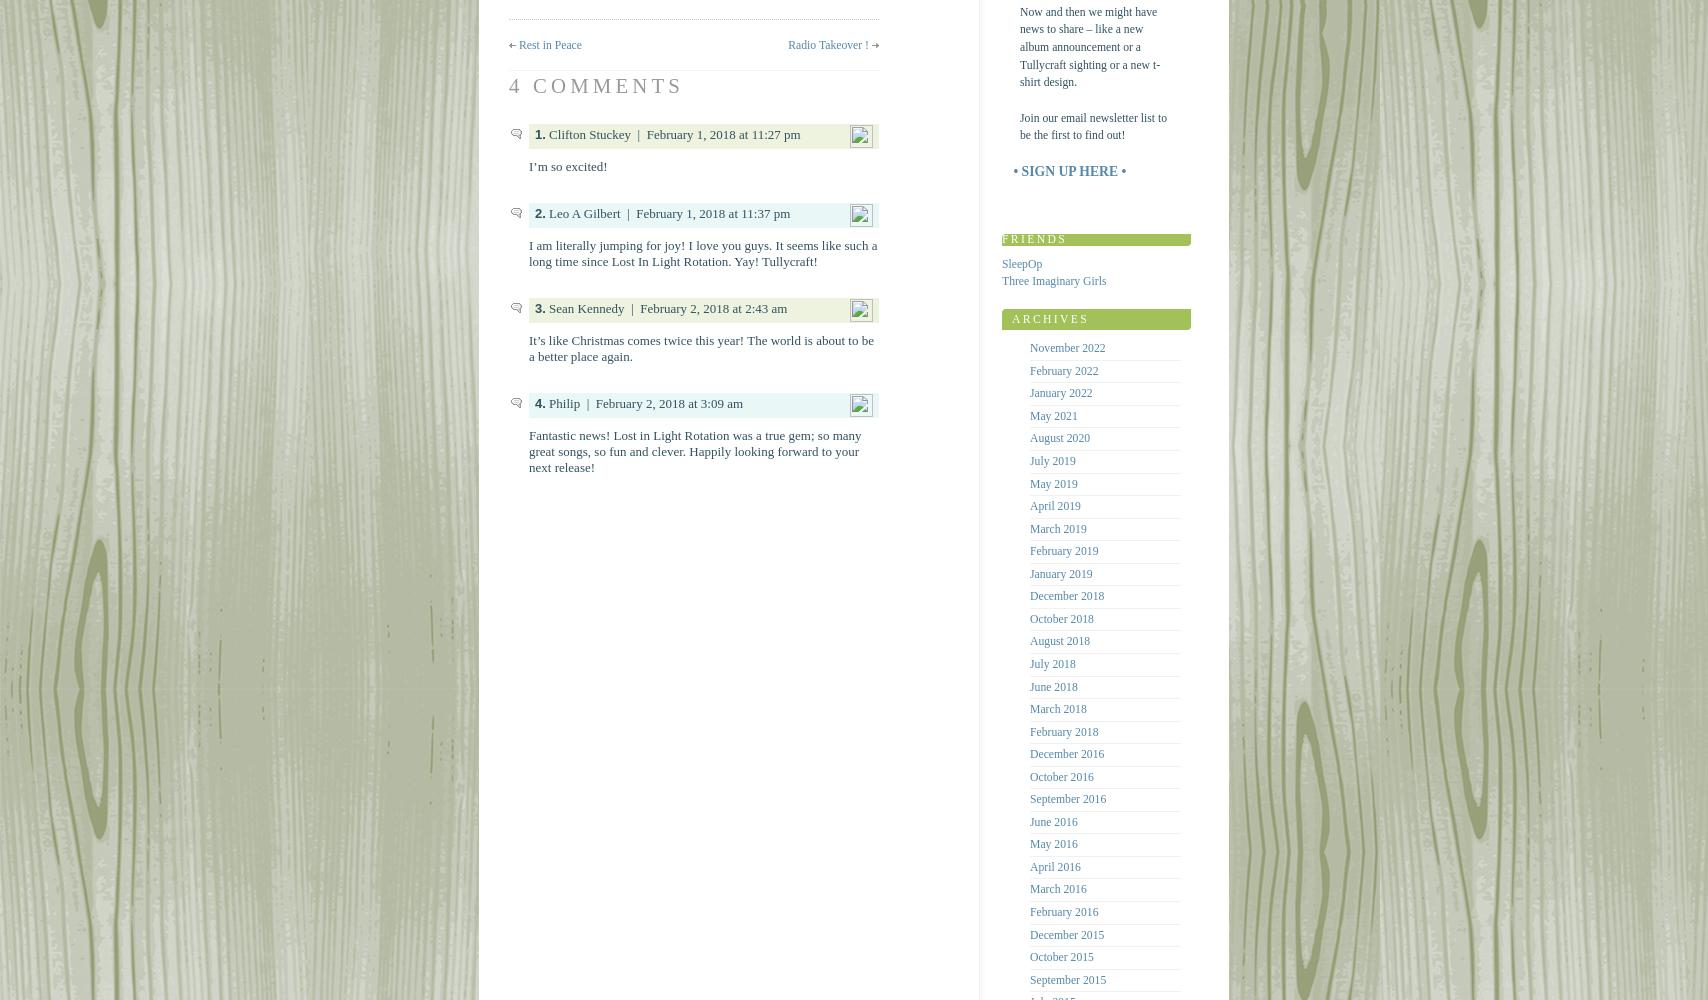 The width and height of the screenshot is (1708, 1000). Describe the element at coordinates (623, 308) in the screenshot. I see `'|  February 2, 2018 at 2:43 am'` at that location.